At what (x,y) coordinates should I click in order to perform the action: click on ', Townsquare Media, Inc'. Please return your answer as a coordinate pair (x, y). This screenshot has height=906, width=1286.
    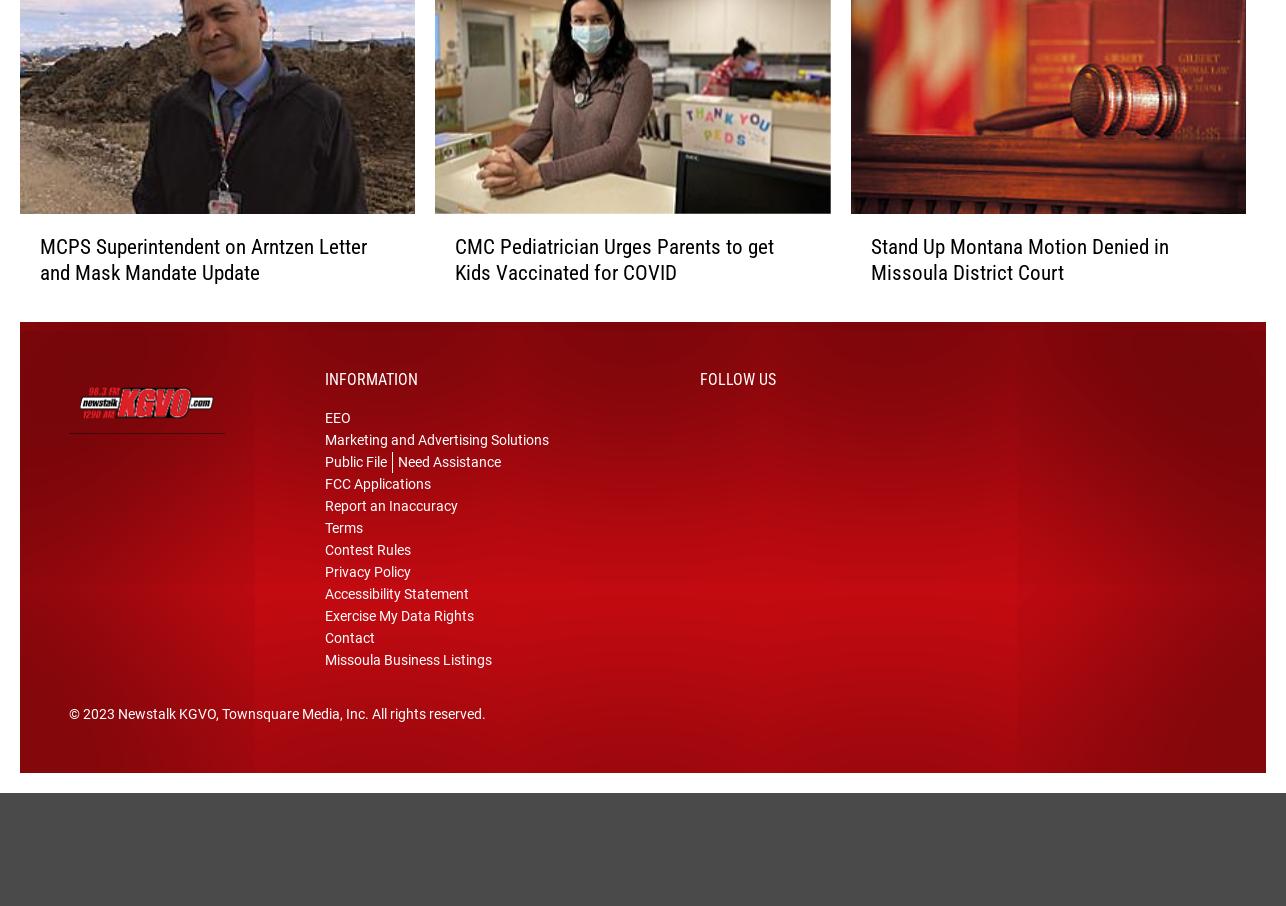
    Looking at the image, I should click on (290, 739).